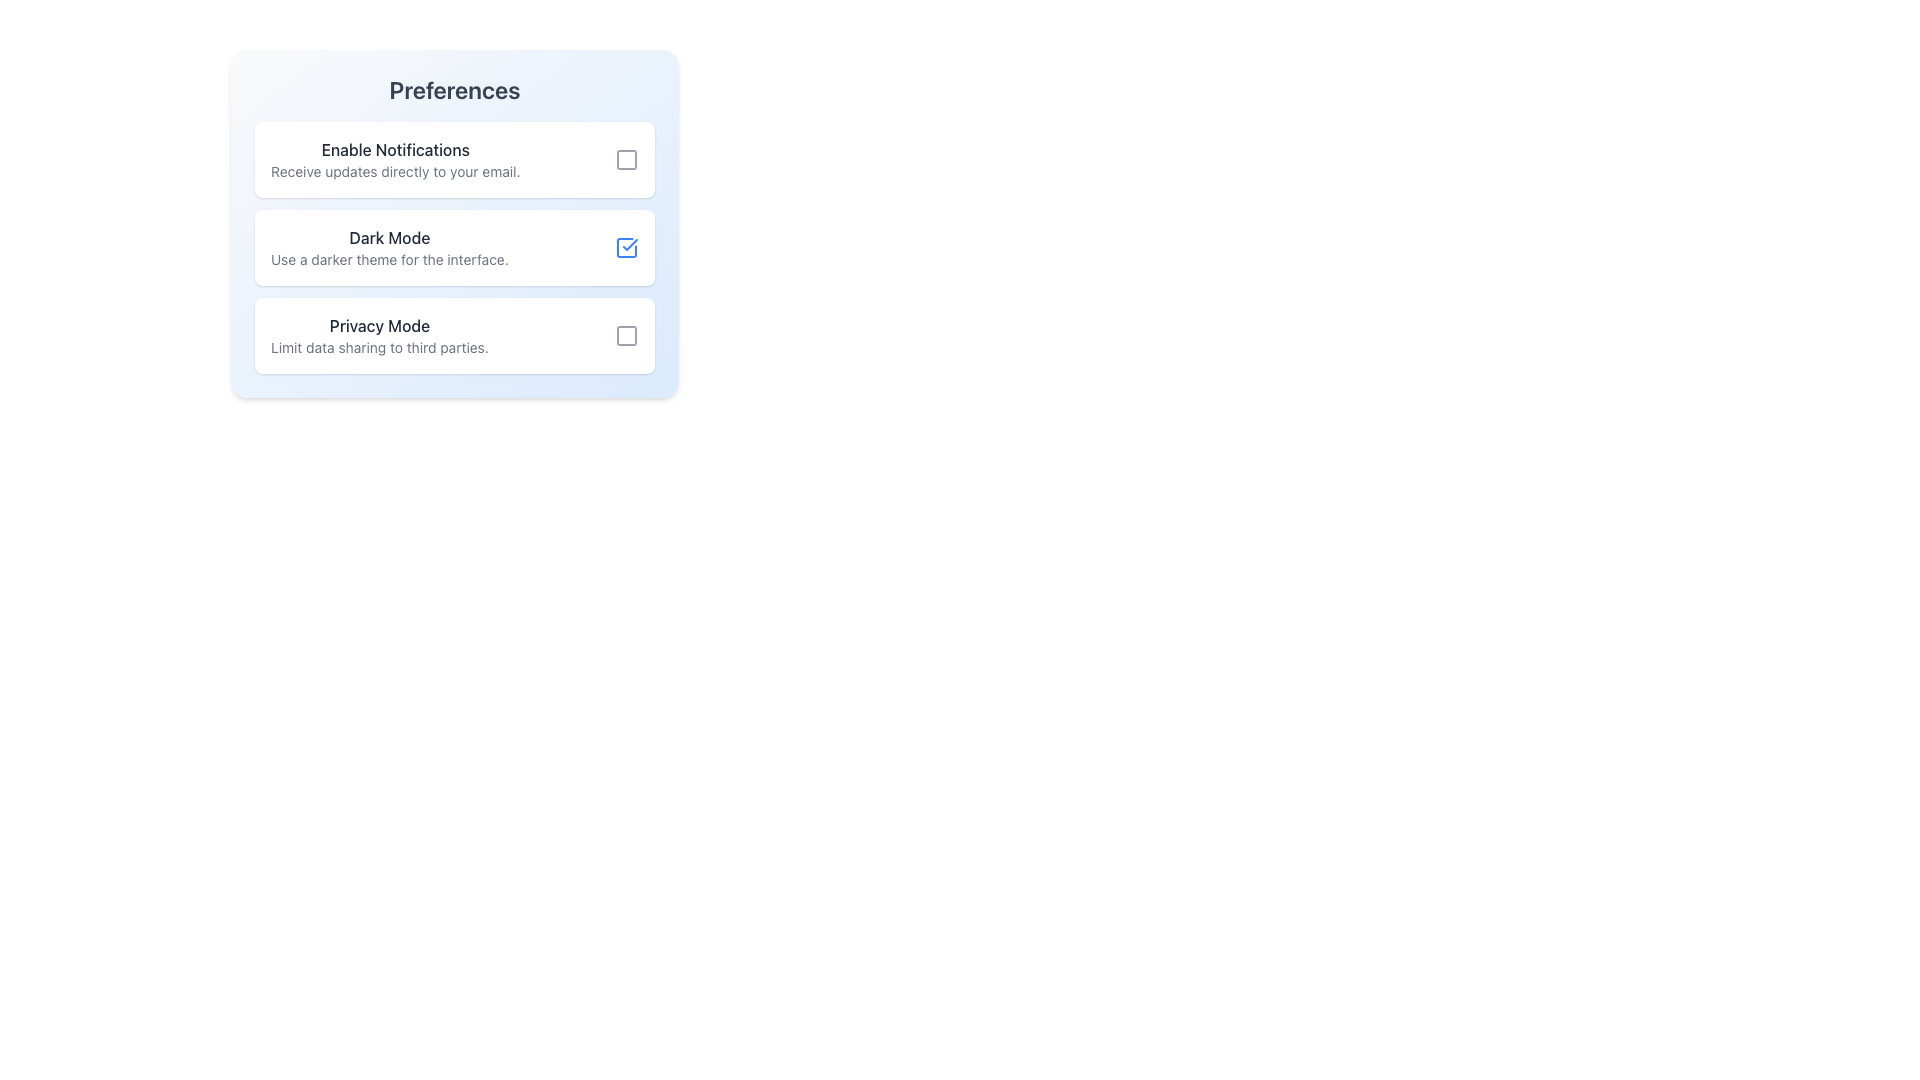 The image size is (1920, 1080). Describe the element at coordinates (395, 158) in the screenshot. I see `the text block labeled 'Enable Notifications' which describes receiving updates directly to your email, located within the 'Preferences' section of the interface` at that location.